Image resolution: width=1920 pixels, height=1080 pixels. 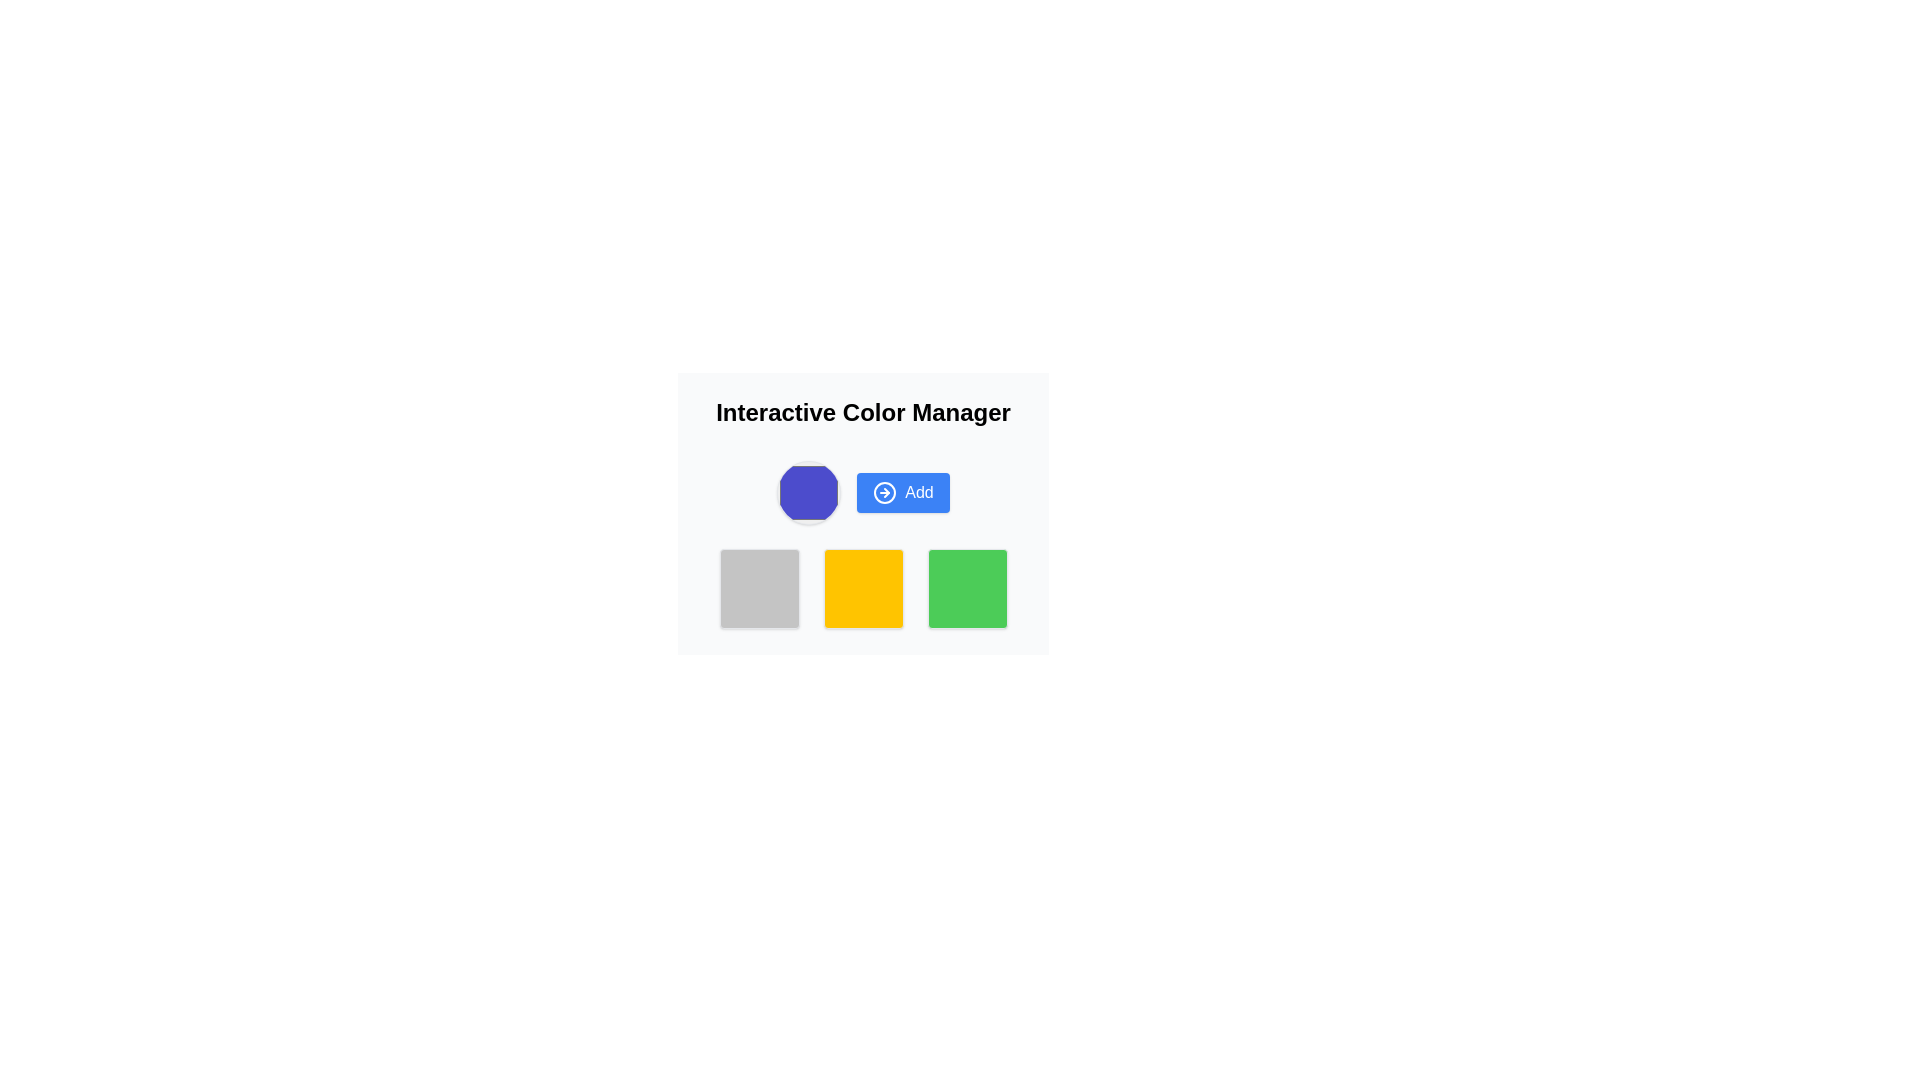 What do you see at coordinates (758, 588) in the screenshot?
I see `the visual button located in the first column of the second row of the grid, which serves as a selectable color or pattern option` at bounding box center [758, 588].